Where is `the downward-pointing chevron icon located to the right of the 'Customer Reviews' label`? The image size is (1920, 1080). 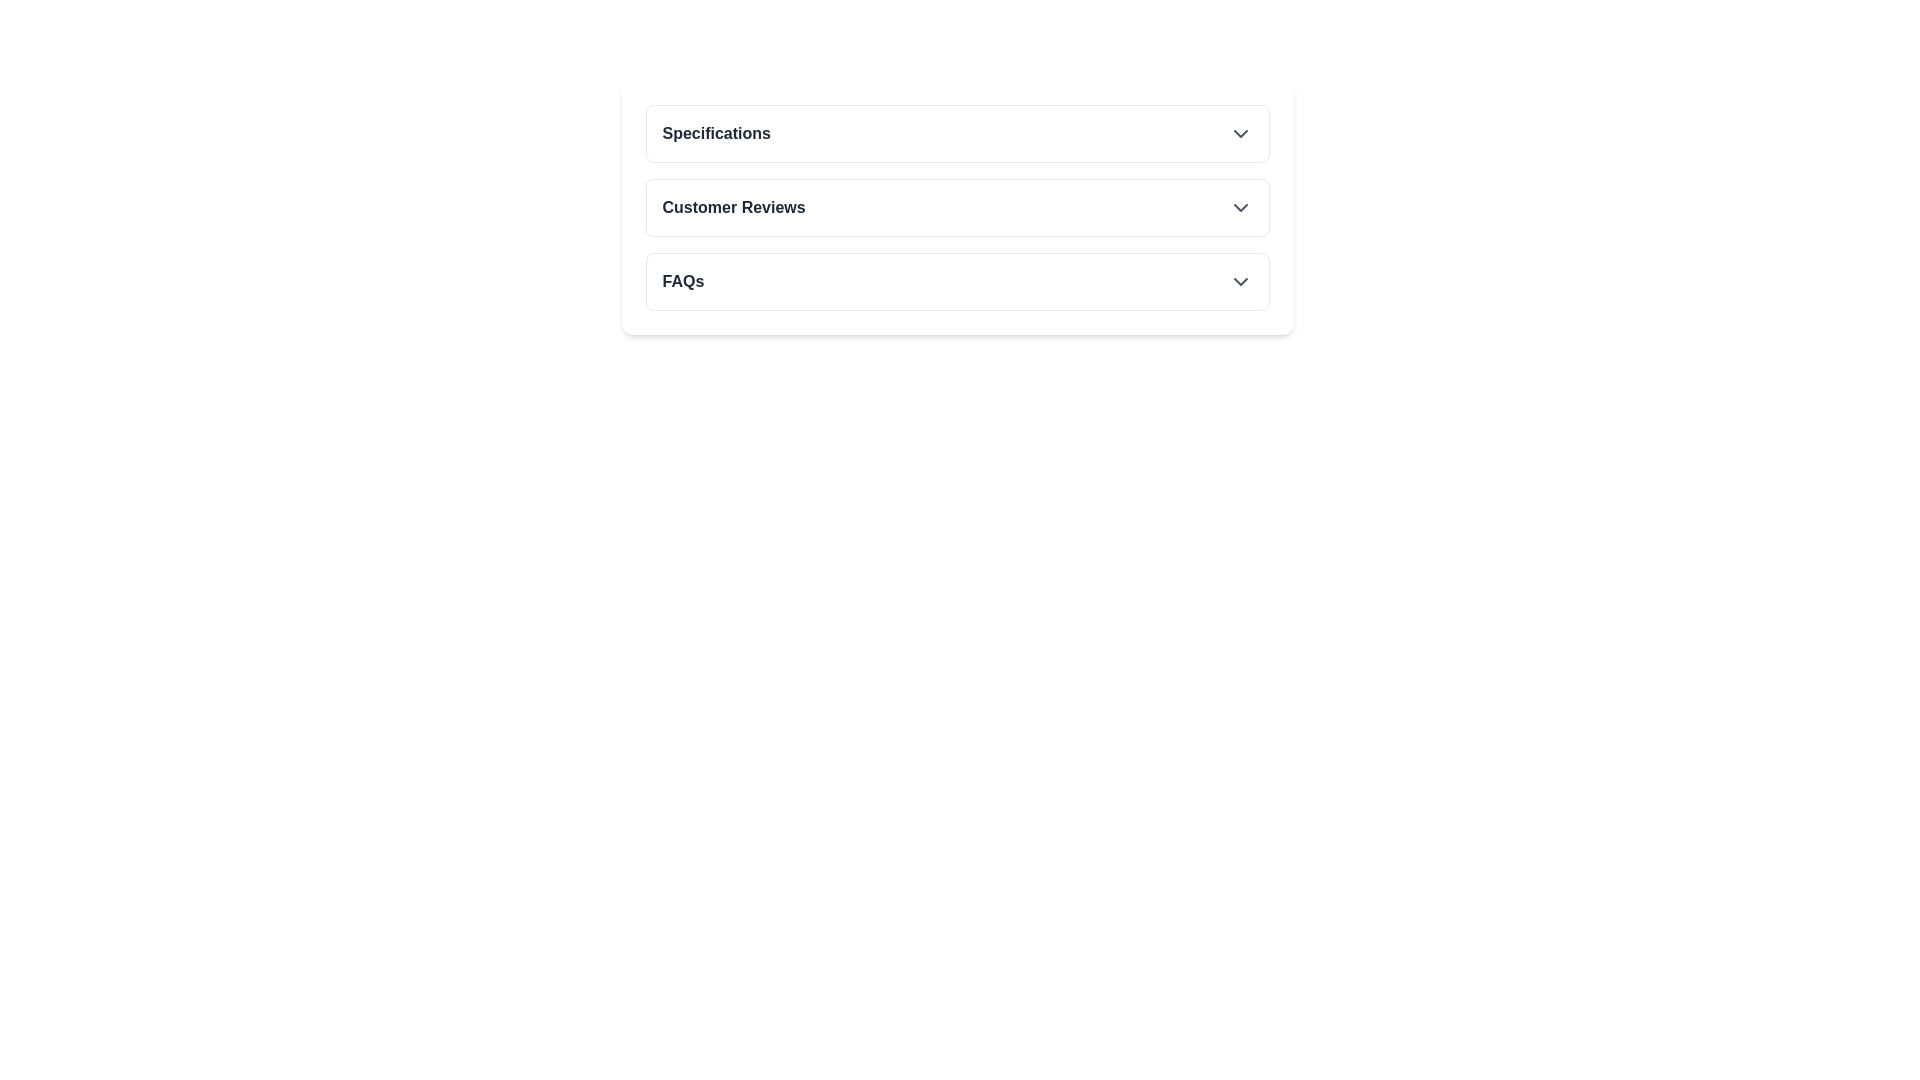
the downward-pointing chevron icon located to the right of the 'Customer Reviews' label is located at coordinates (1239, 208).